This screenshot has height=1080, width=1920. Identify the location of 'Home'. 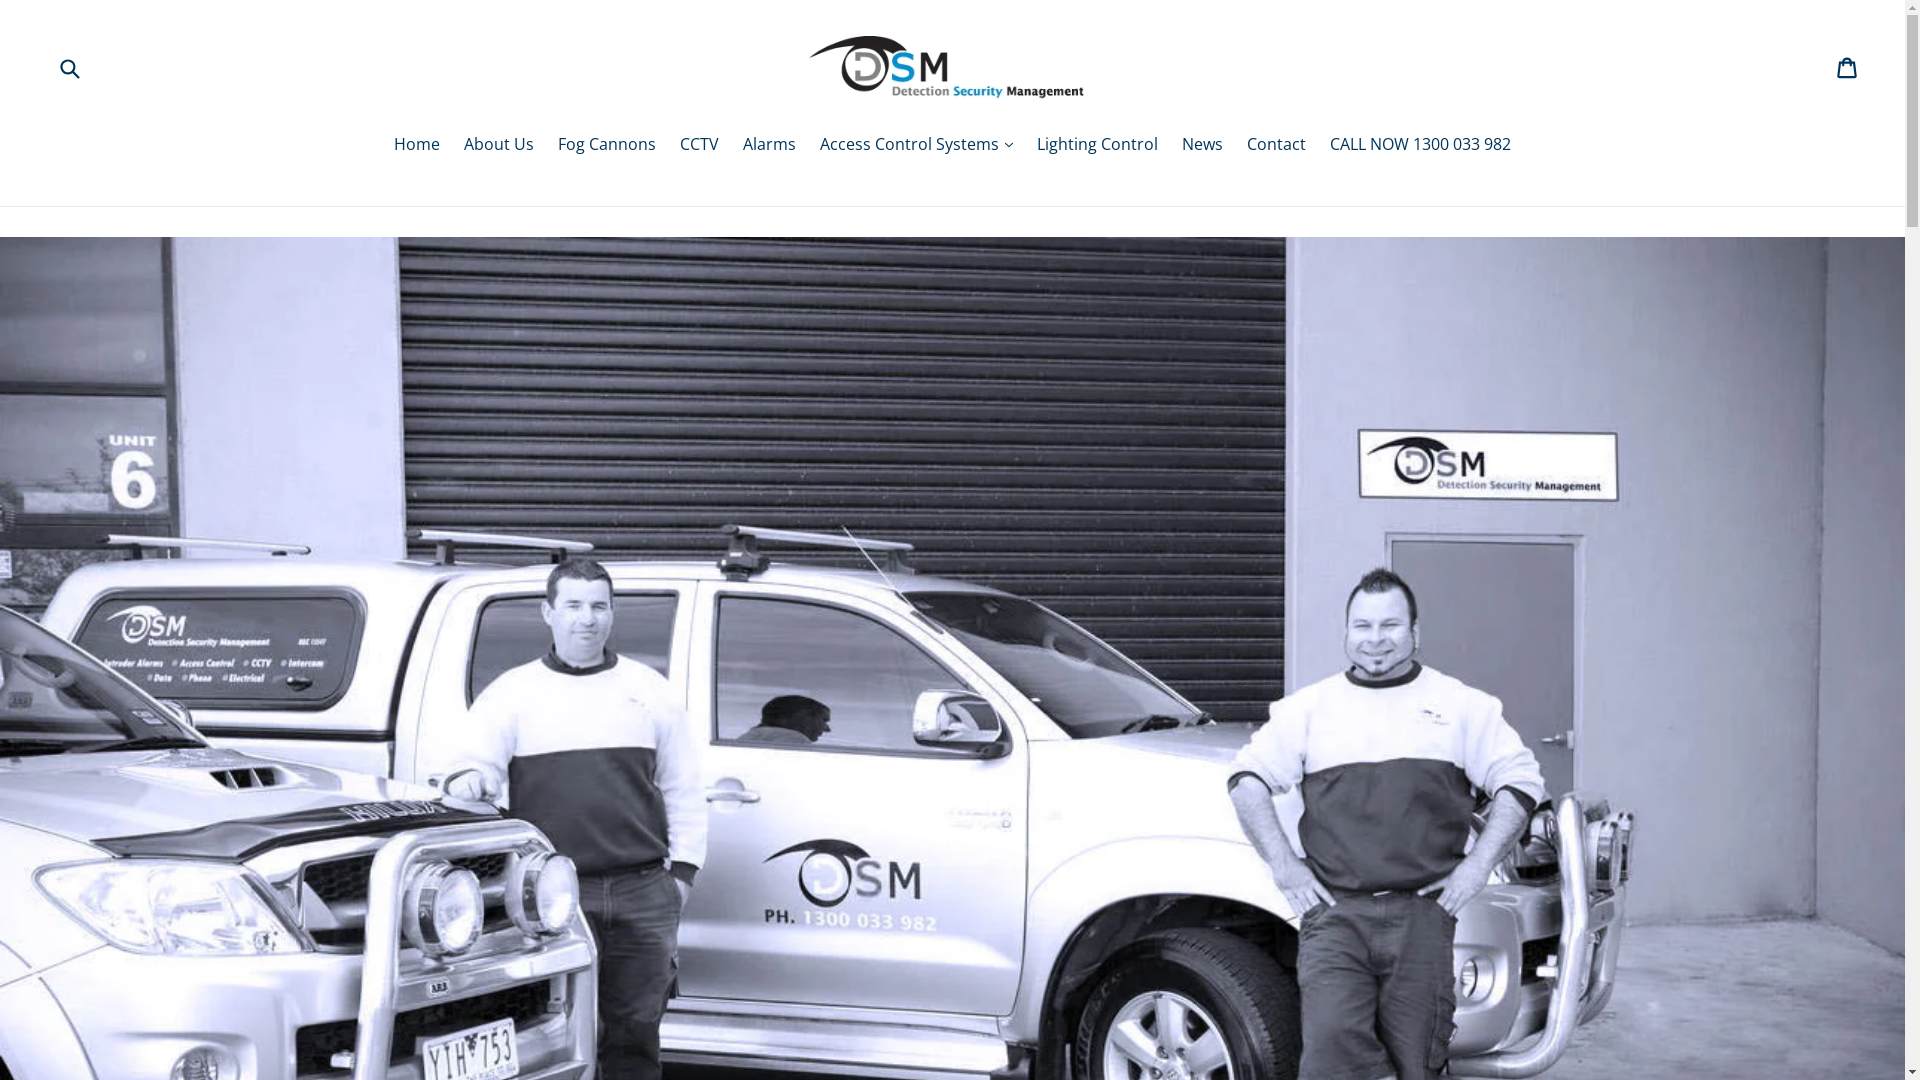
(416, 144).